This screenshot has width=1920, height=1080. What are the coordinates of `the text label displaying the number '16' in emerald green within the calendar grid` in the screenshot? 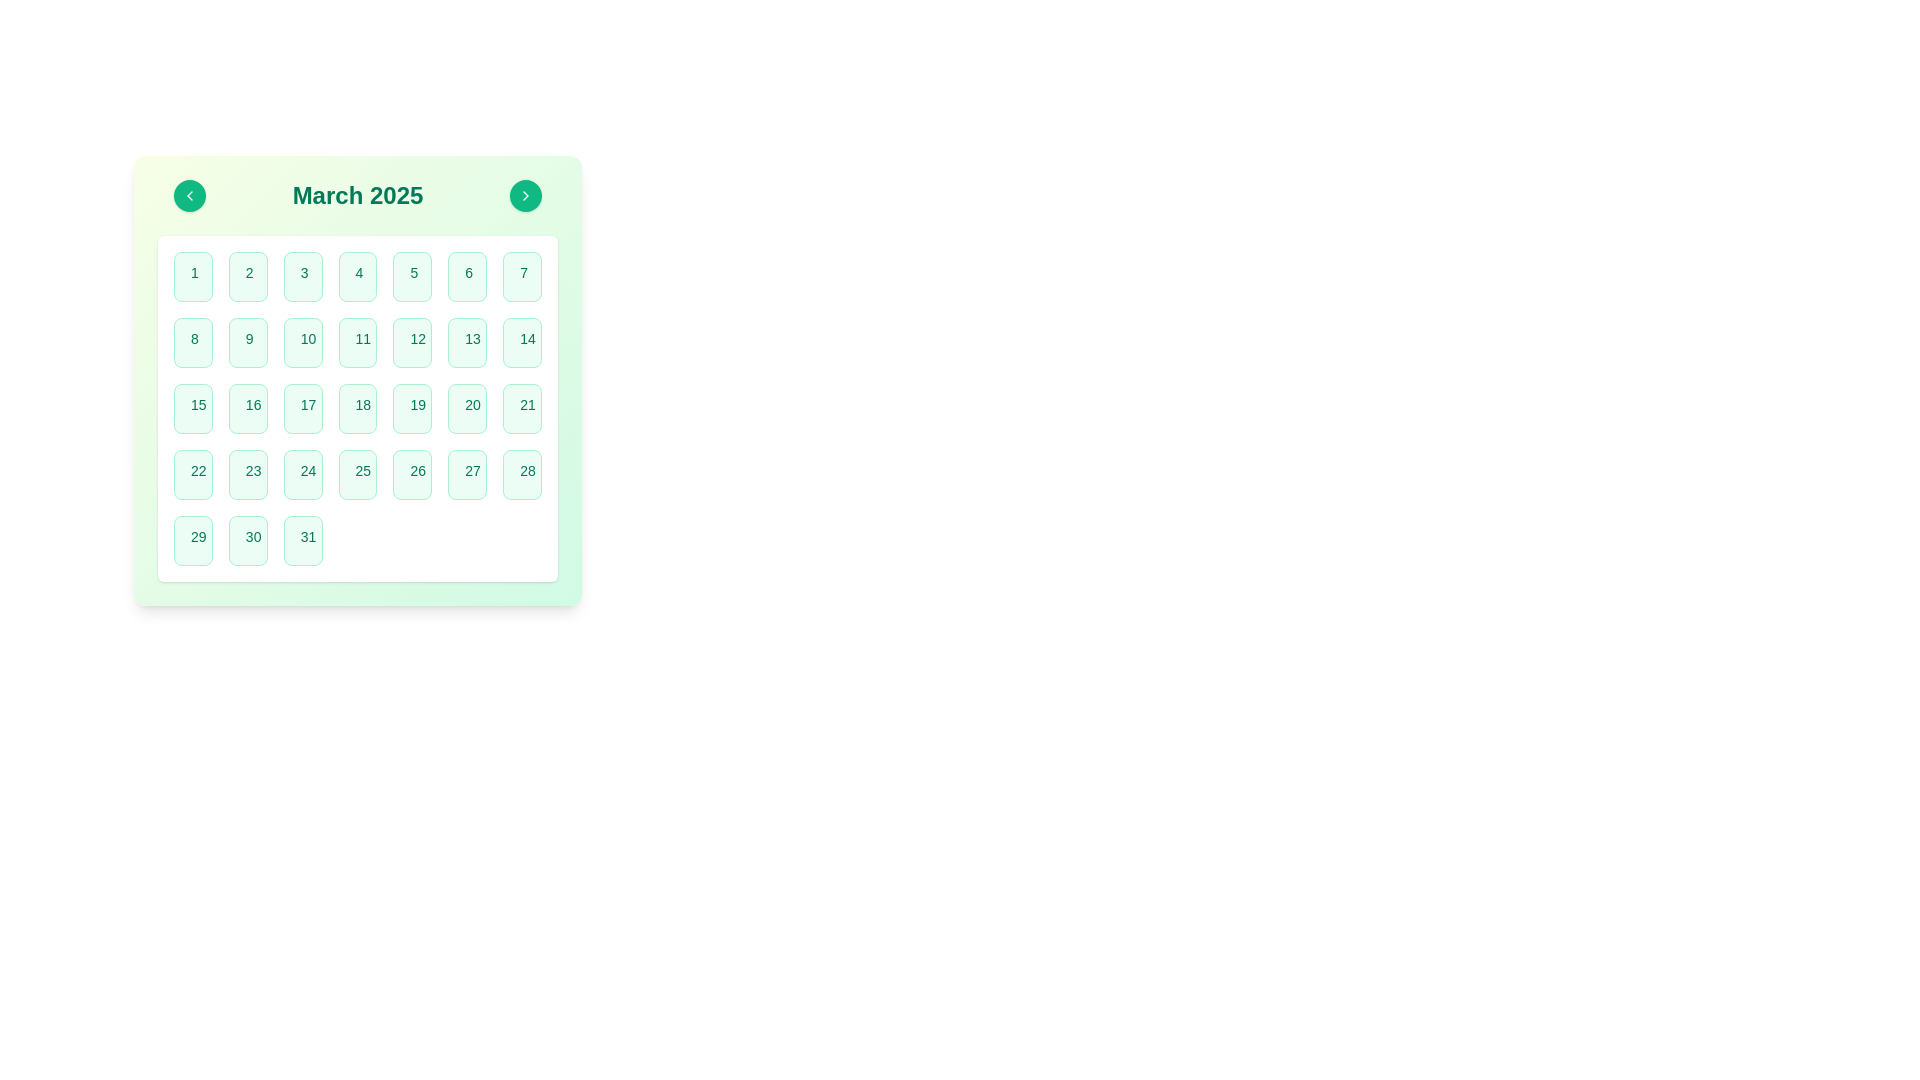 It's located at (252, 405).